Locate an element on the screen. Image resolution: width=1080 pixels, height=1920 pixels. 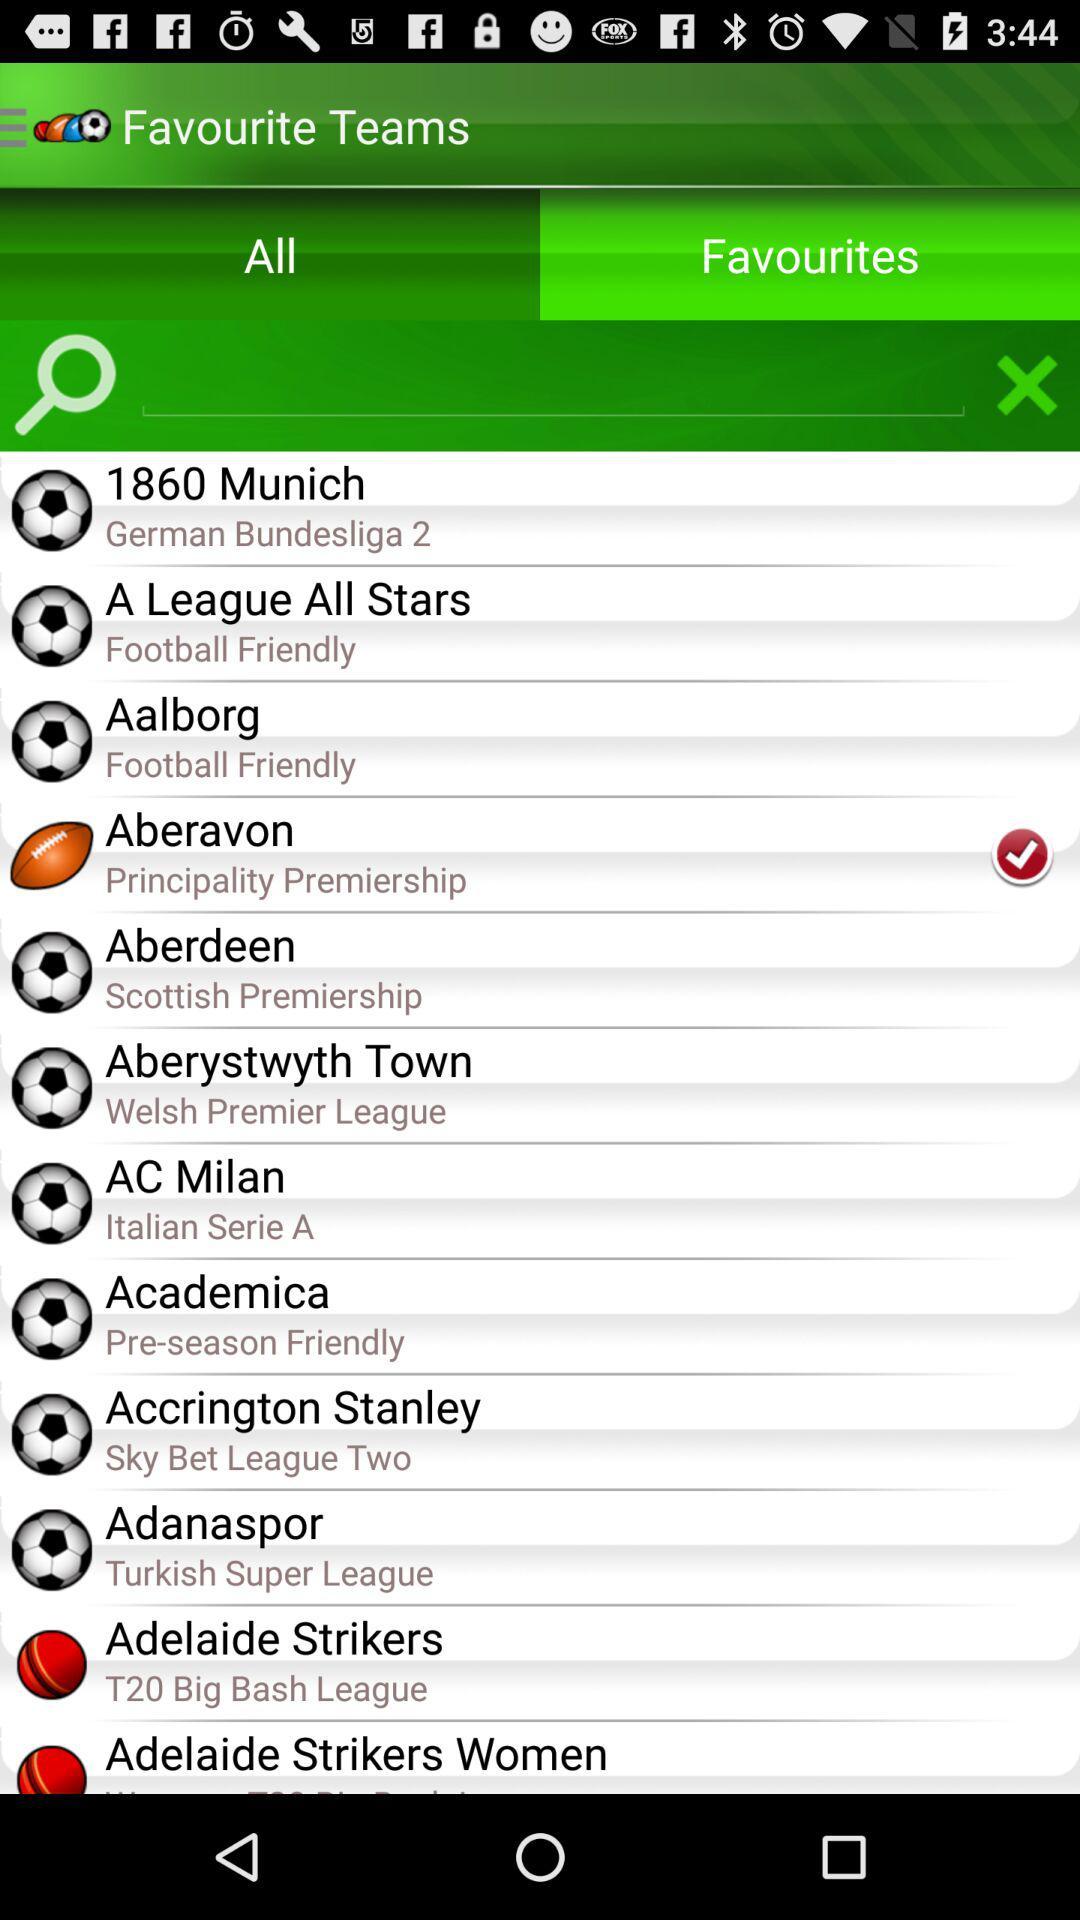
the item below the ac milan app is located at coordinates (591, 1223).